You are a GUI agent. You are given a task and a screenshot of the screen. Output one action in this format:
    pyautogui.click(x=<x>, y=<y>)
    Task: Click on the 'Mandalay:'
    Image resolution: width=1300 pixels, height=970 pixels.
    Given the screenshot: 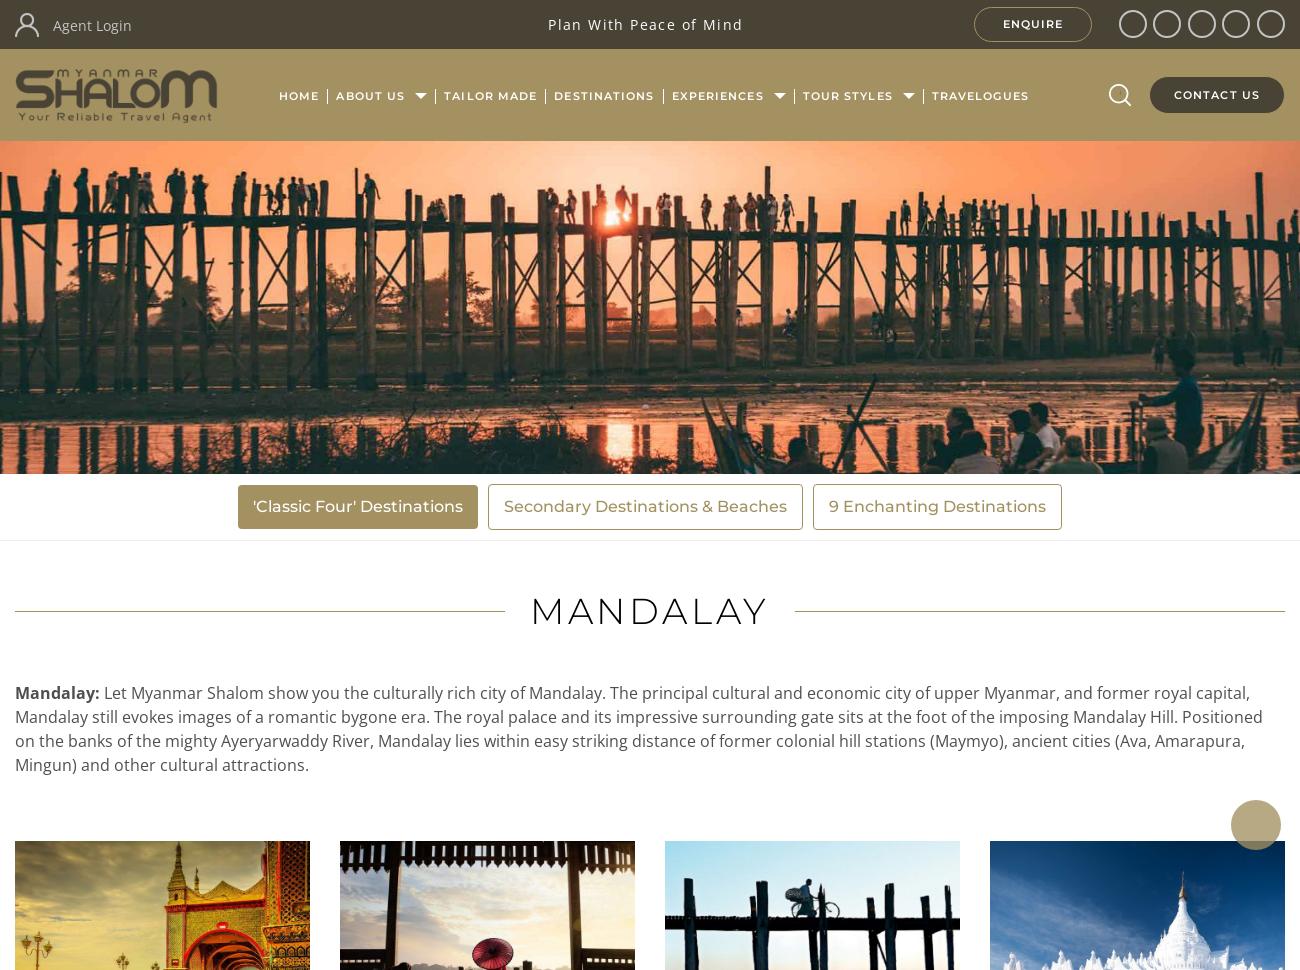 What is the action you would take?
    pyautogui.click(x=57, y=692)
    